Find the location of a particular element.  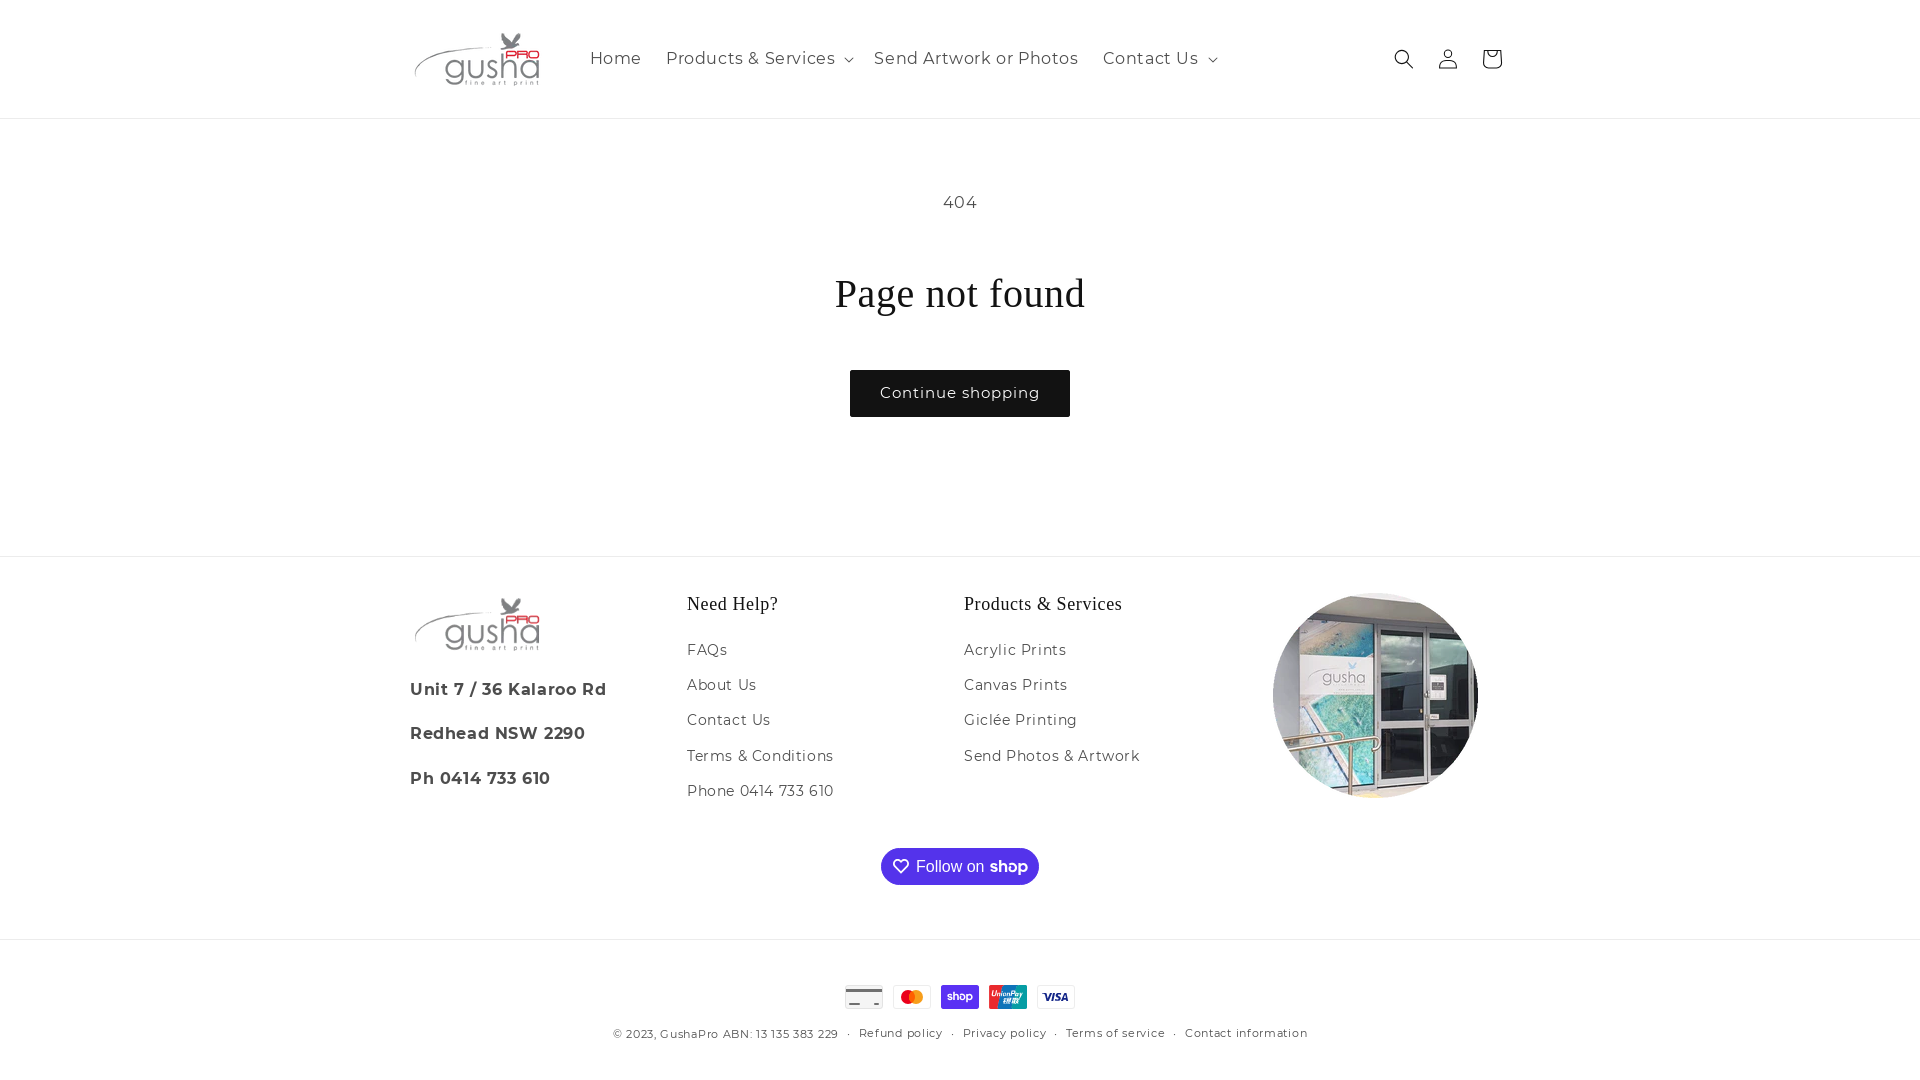

'Terms & Conditions' is located at coordinates (759, 756).